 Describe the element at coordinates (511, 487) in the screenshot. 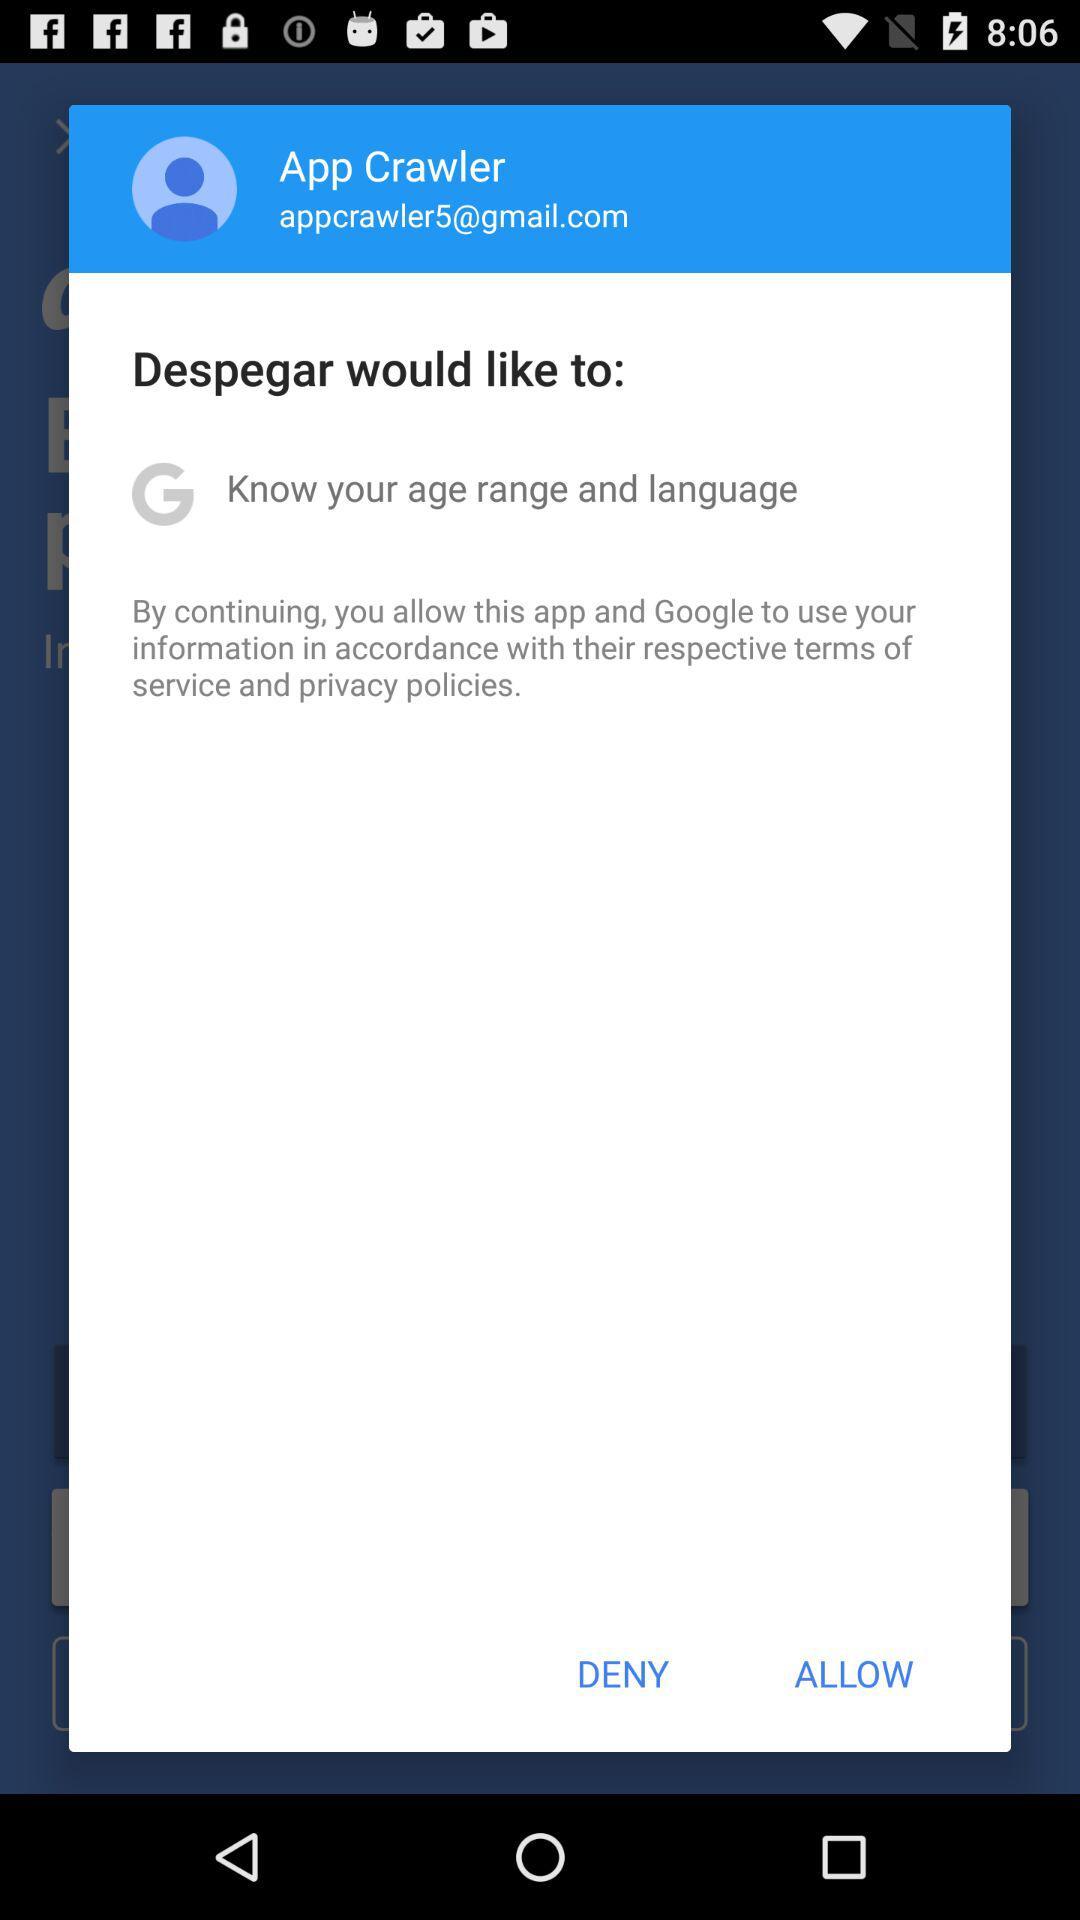

I see `the icon below the despegar would like icon` at that location.